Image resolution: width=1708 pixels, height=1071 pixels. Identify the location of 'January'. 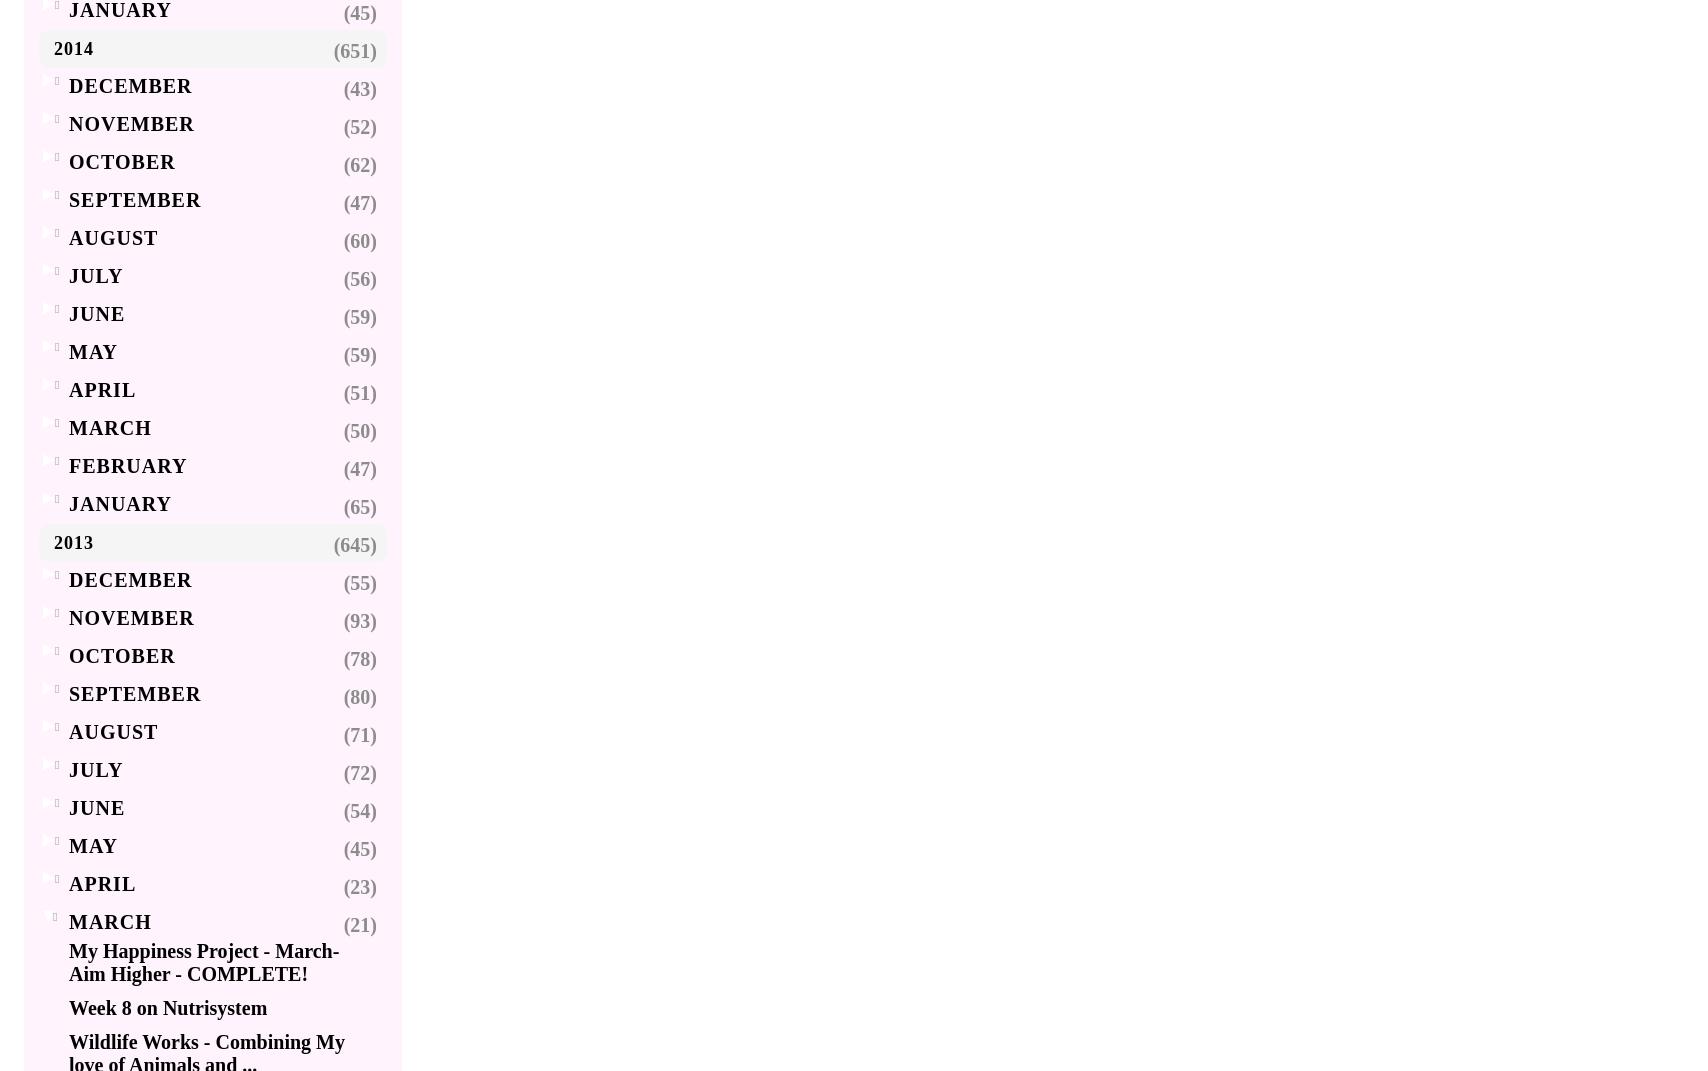
(119, 503).